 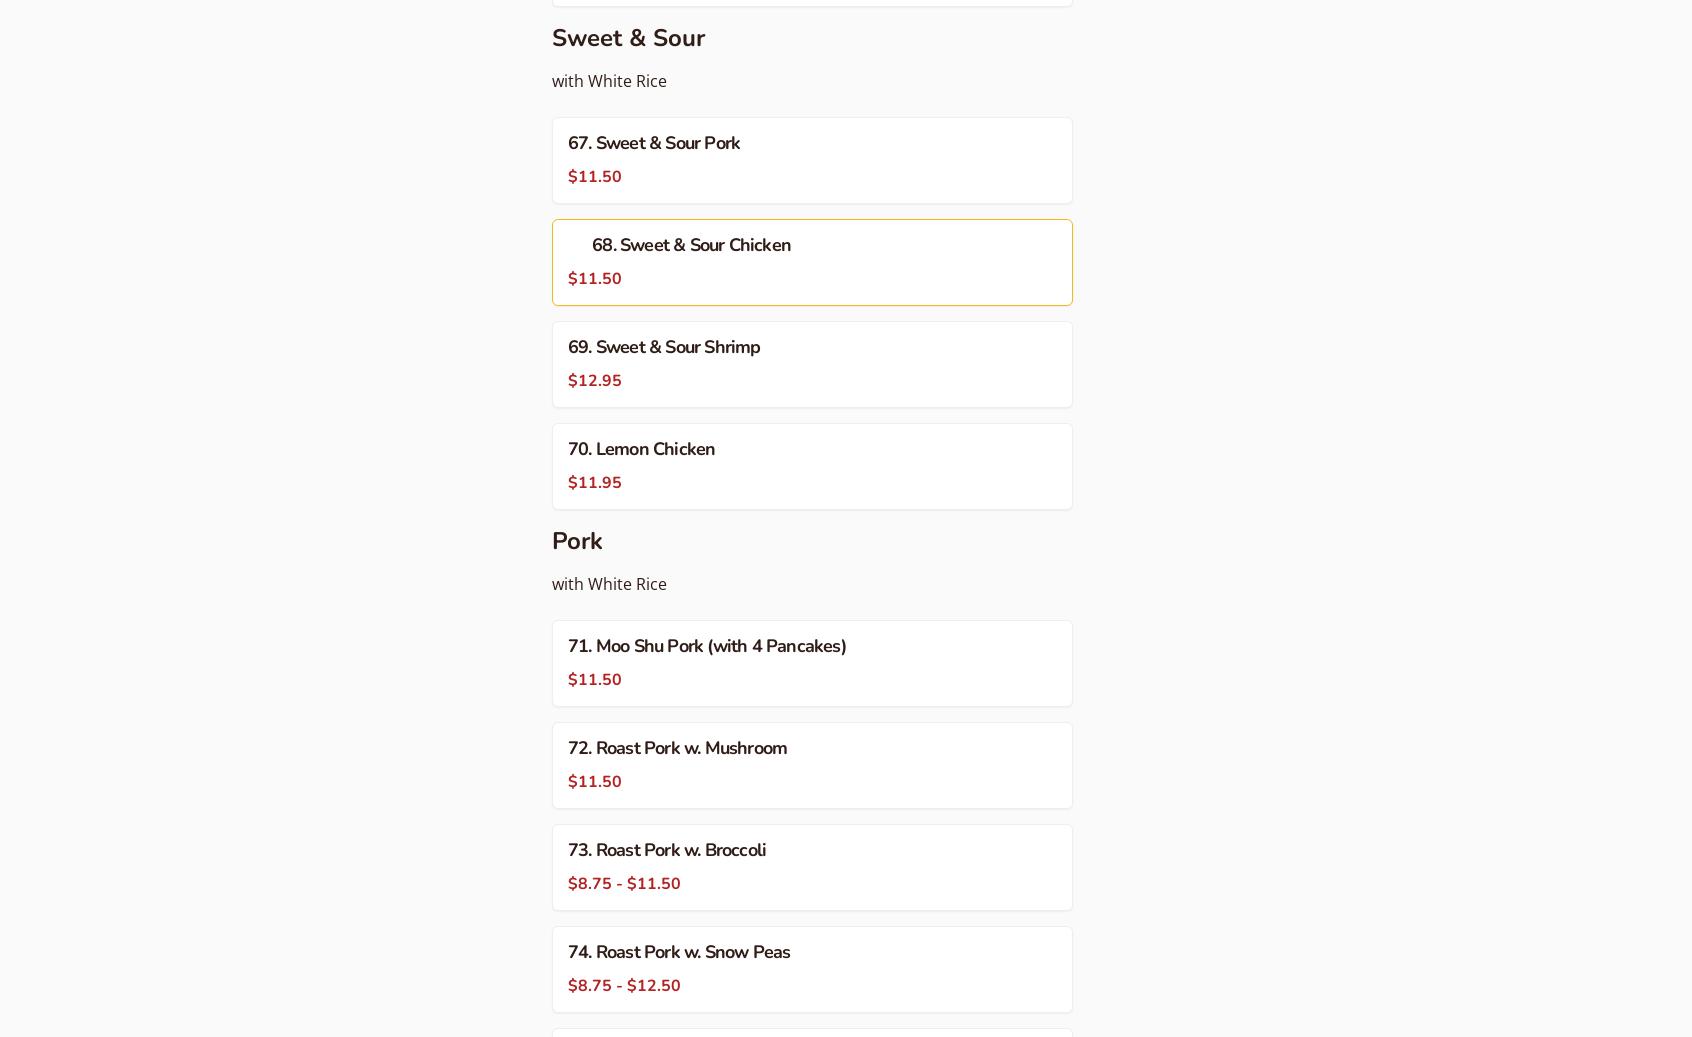 I want to click on '73.  Roast Pork w. Broccoli', so click(x=666, y=850).